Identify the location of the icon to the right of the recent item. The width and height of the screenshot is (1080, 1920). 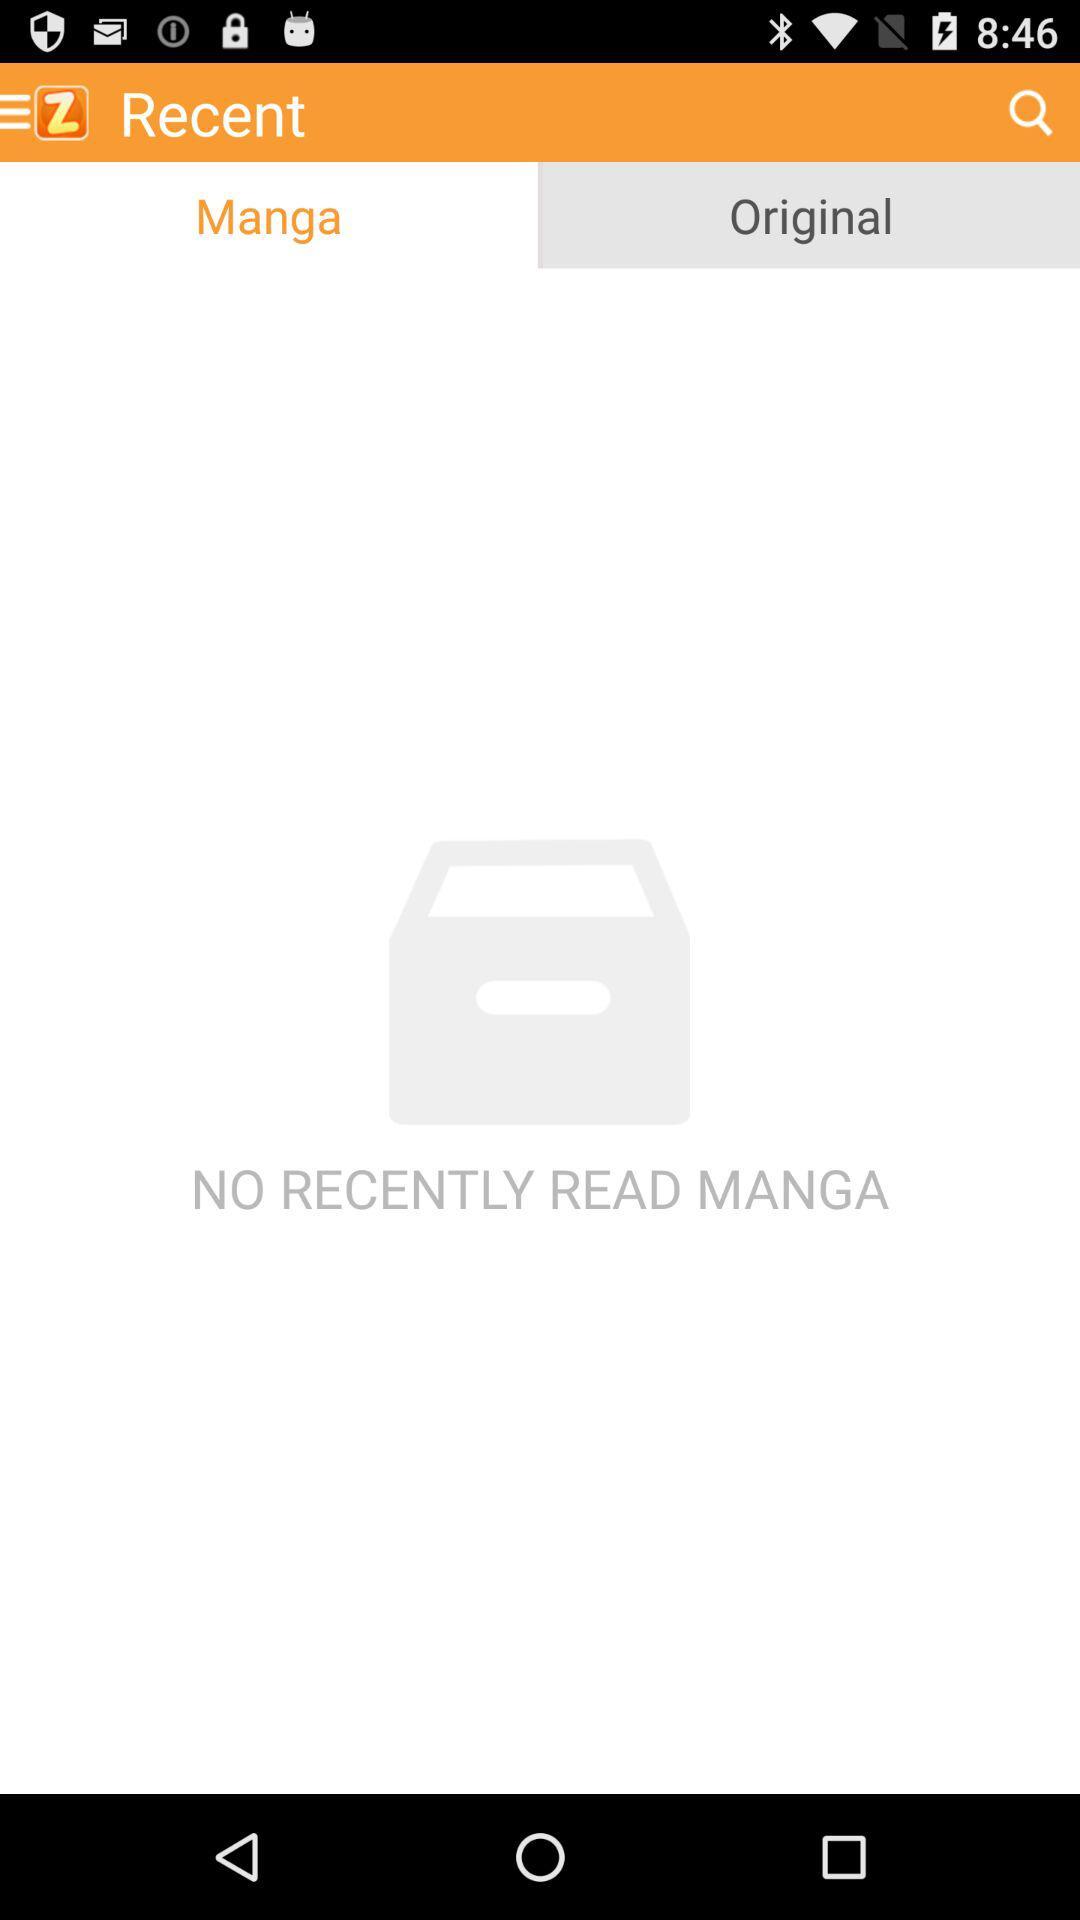
(1030, 111).